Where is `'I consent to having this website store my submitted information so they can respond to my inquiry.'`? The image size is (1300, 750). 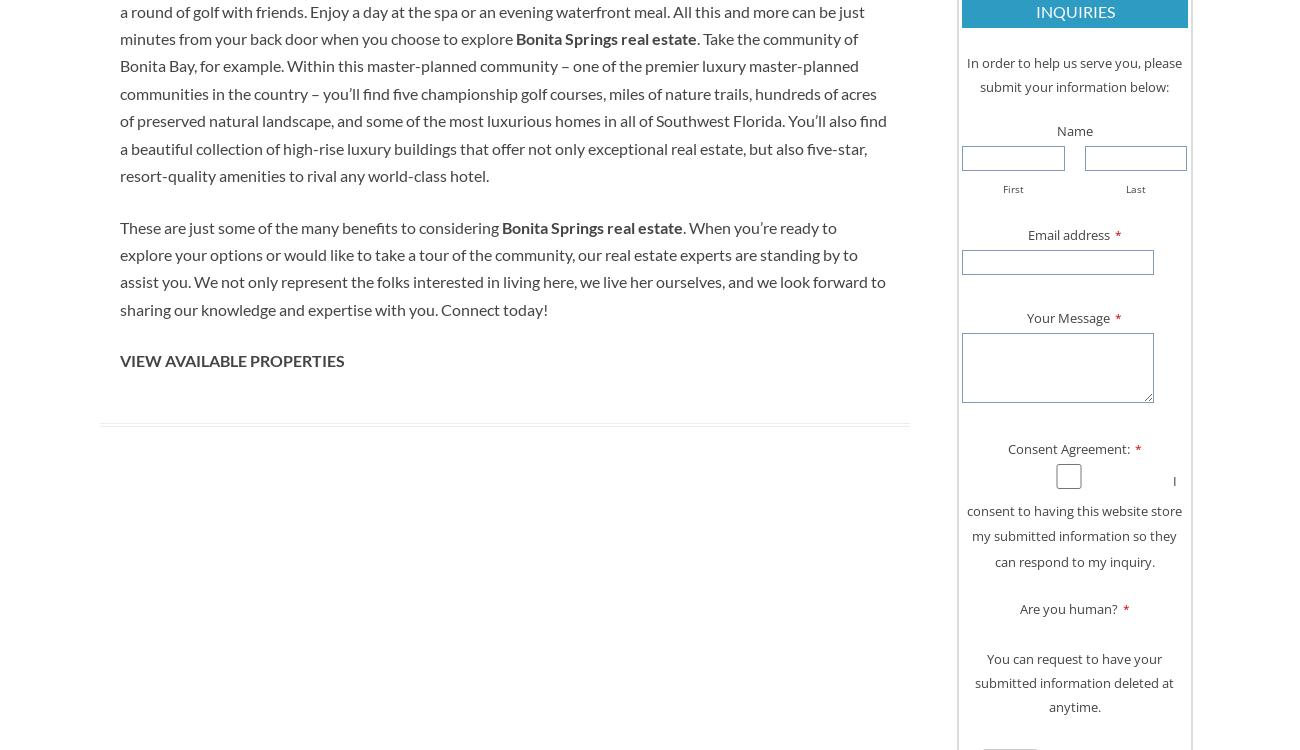
'I consent to having this website store my submitted information so they can respond to my inquiry.' is located at coordinates (1074, 520).